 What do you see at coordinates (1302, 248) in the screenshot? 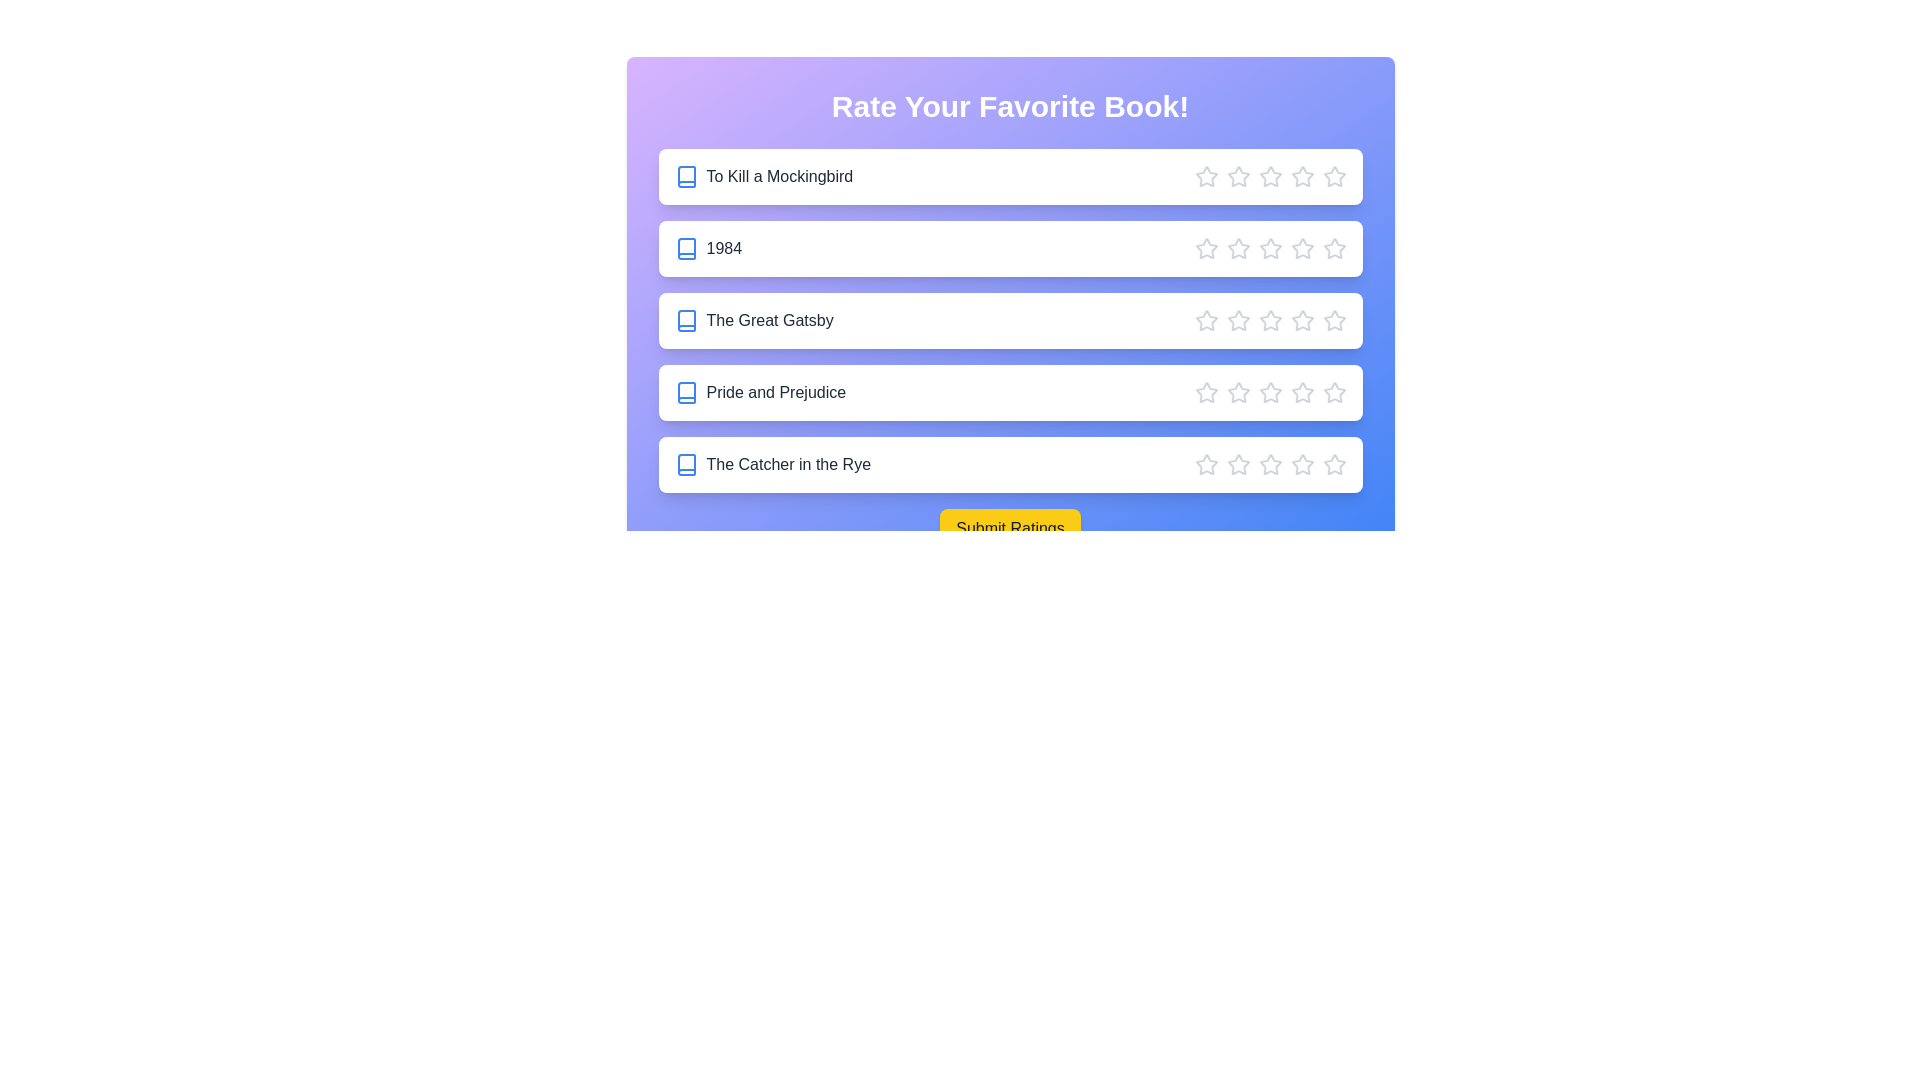
I see `the star corresponding to 4 stars for the book '1984'` at bounding box center [1302, 248].